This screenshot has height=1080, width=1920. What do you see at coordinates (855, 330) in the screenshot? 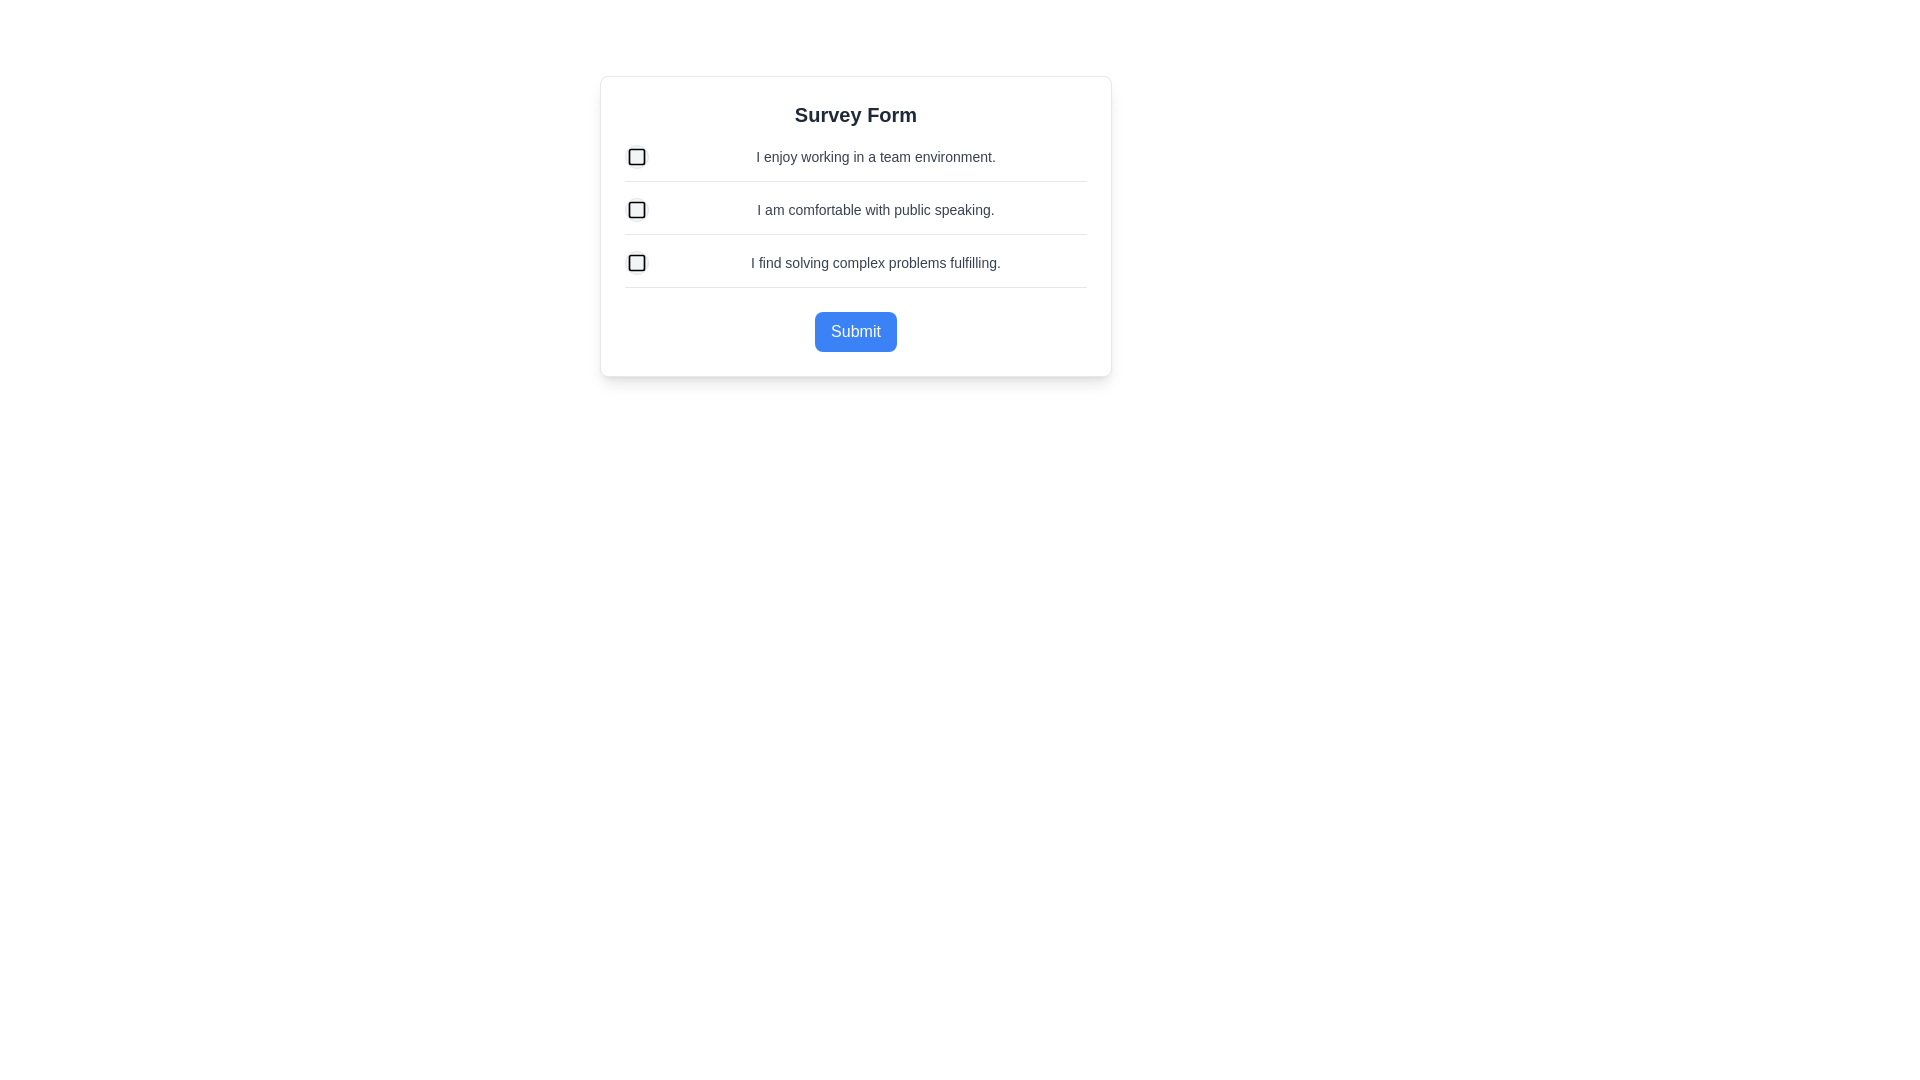
I see `the submit button located at the bottom of the 'Survey Form'` at bounding box center [855, 330].